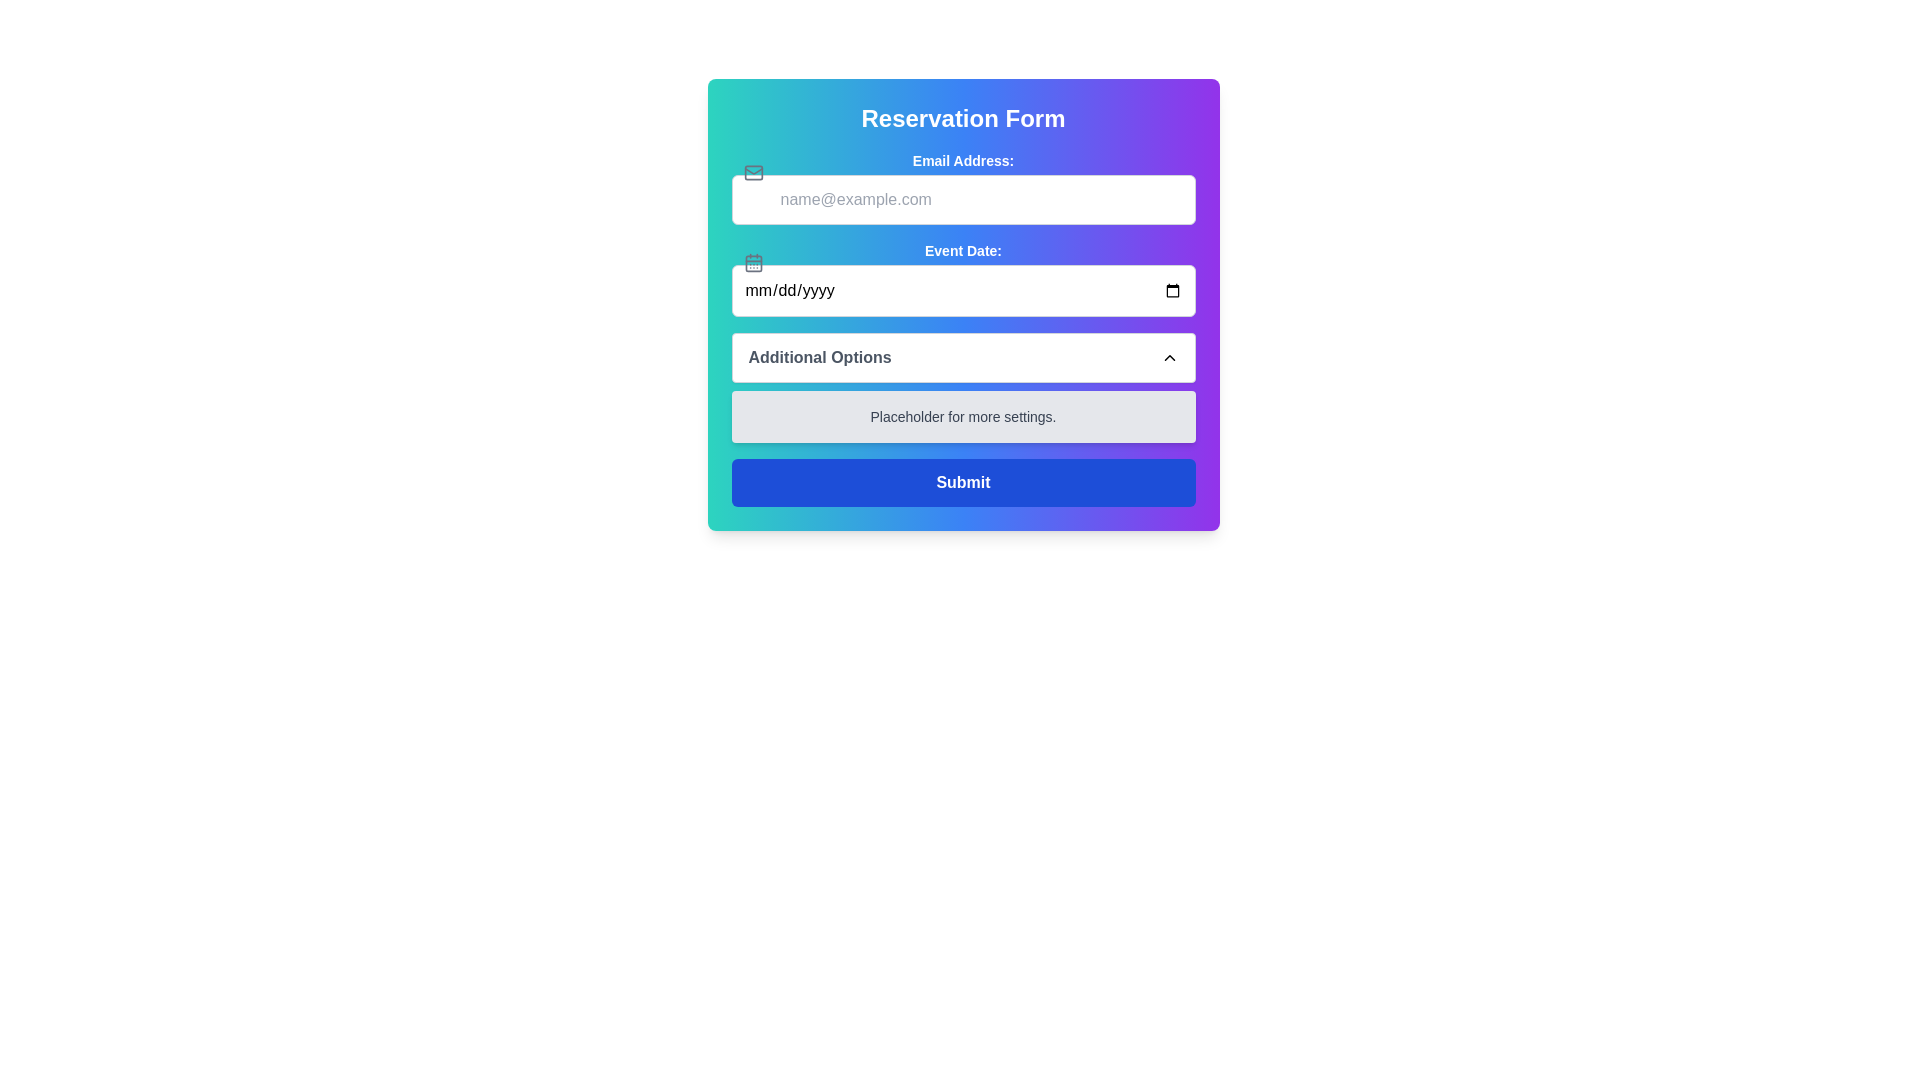 This screenshot has height=1080, width=1920. I want to click on the static text placeholder displaying 'Placeholder for more settings.' which is styled in light gray and positioned between 'Additional Options' and 'Submit' button, so click(963, 415).